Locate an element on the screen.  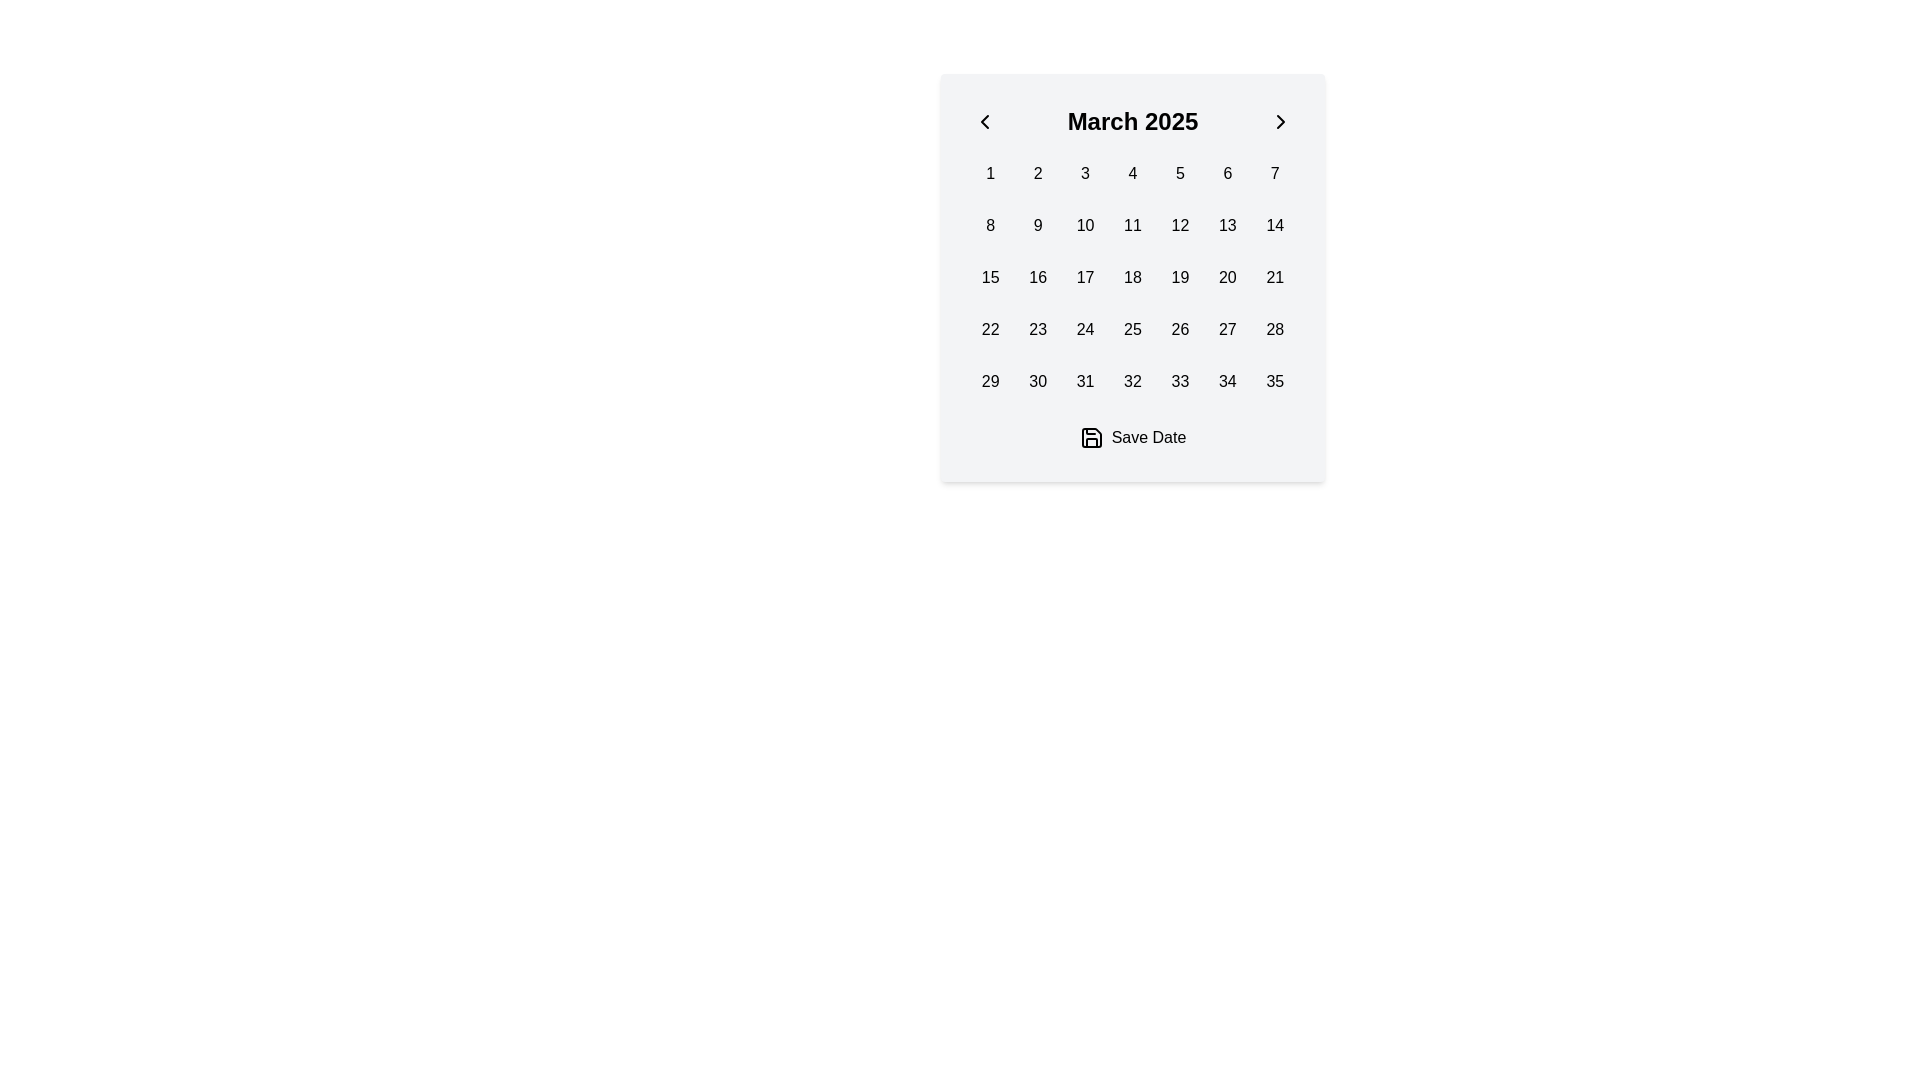
the interactive calendar day button for the date '15' located in the first column of the third row in the date-picker interface for March 2025 is located at coordinates (990, 277).